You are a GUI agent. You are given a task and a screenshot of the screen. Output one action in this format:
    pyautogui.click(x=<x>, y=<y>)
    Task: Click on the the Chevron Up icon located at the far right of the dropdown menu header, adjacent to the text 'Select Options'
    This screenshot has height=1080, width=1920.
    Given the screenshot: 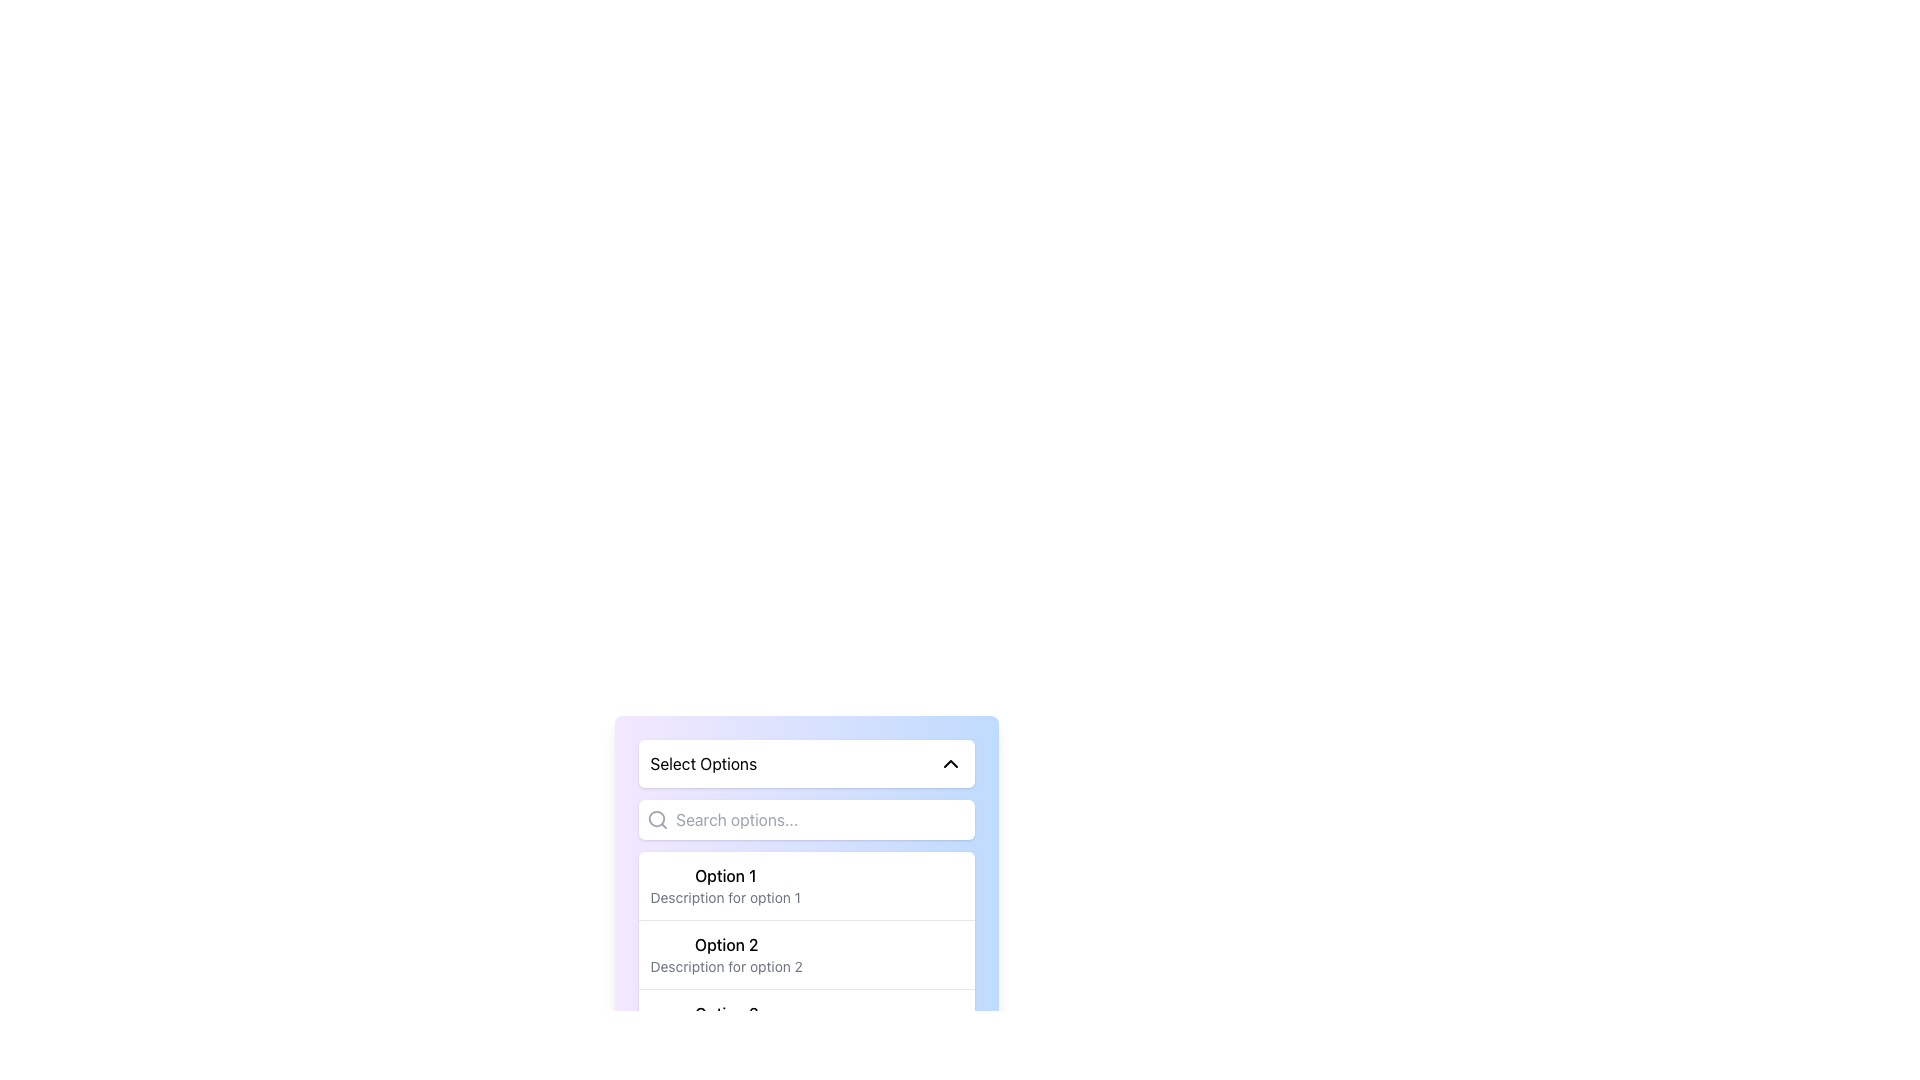 What is the action you would take?
    pyautogui.click(x=949, y=763)
    